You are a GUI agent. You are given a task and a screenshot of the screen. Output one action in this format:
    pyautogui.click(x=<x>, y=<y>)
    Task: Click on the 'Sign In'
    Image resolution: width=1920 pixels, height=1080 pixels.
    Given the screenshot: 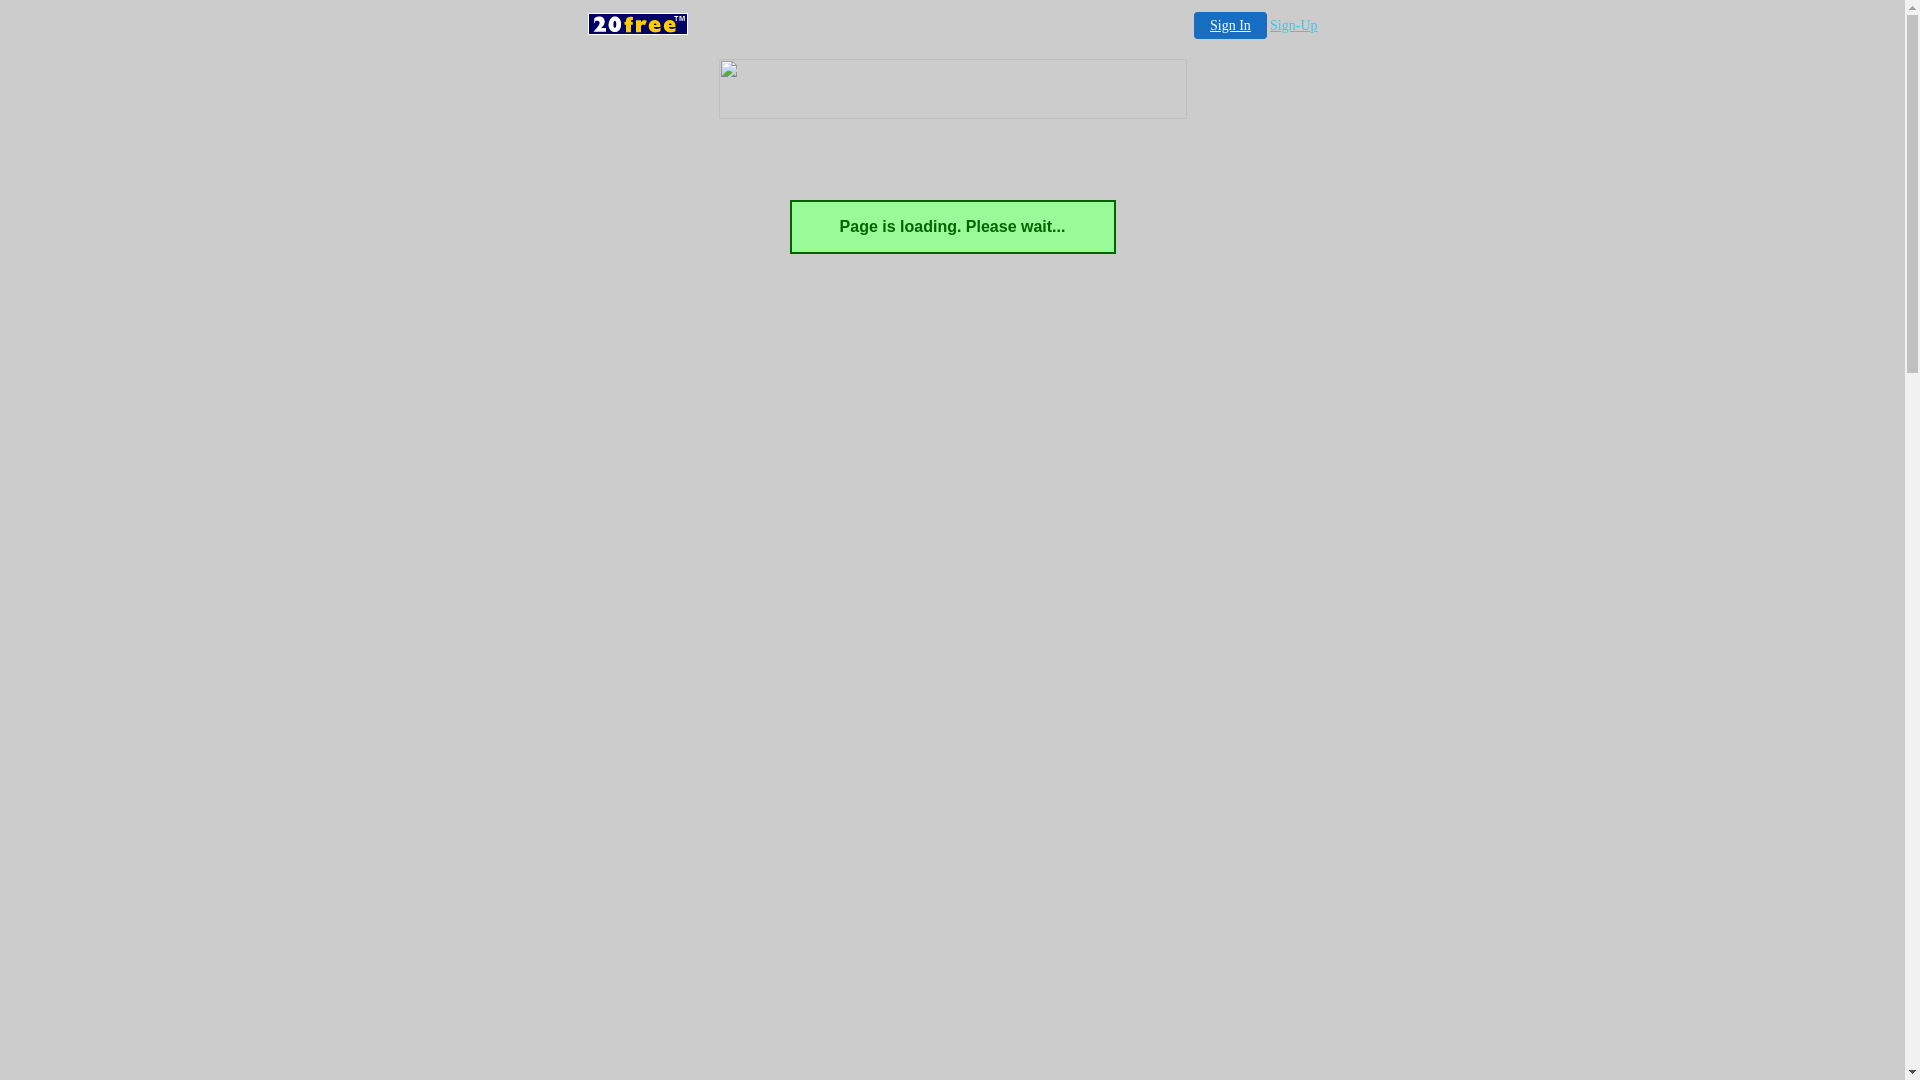 What is the action you would take?
    pyautogui.click(x=1229, y=25)
    